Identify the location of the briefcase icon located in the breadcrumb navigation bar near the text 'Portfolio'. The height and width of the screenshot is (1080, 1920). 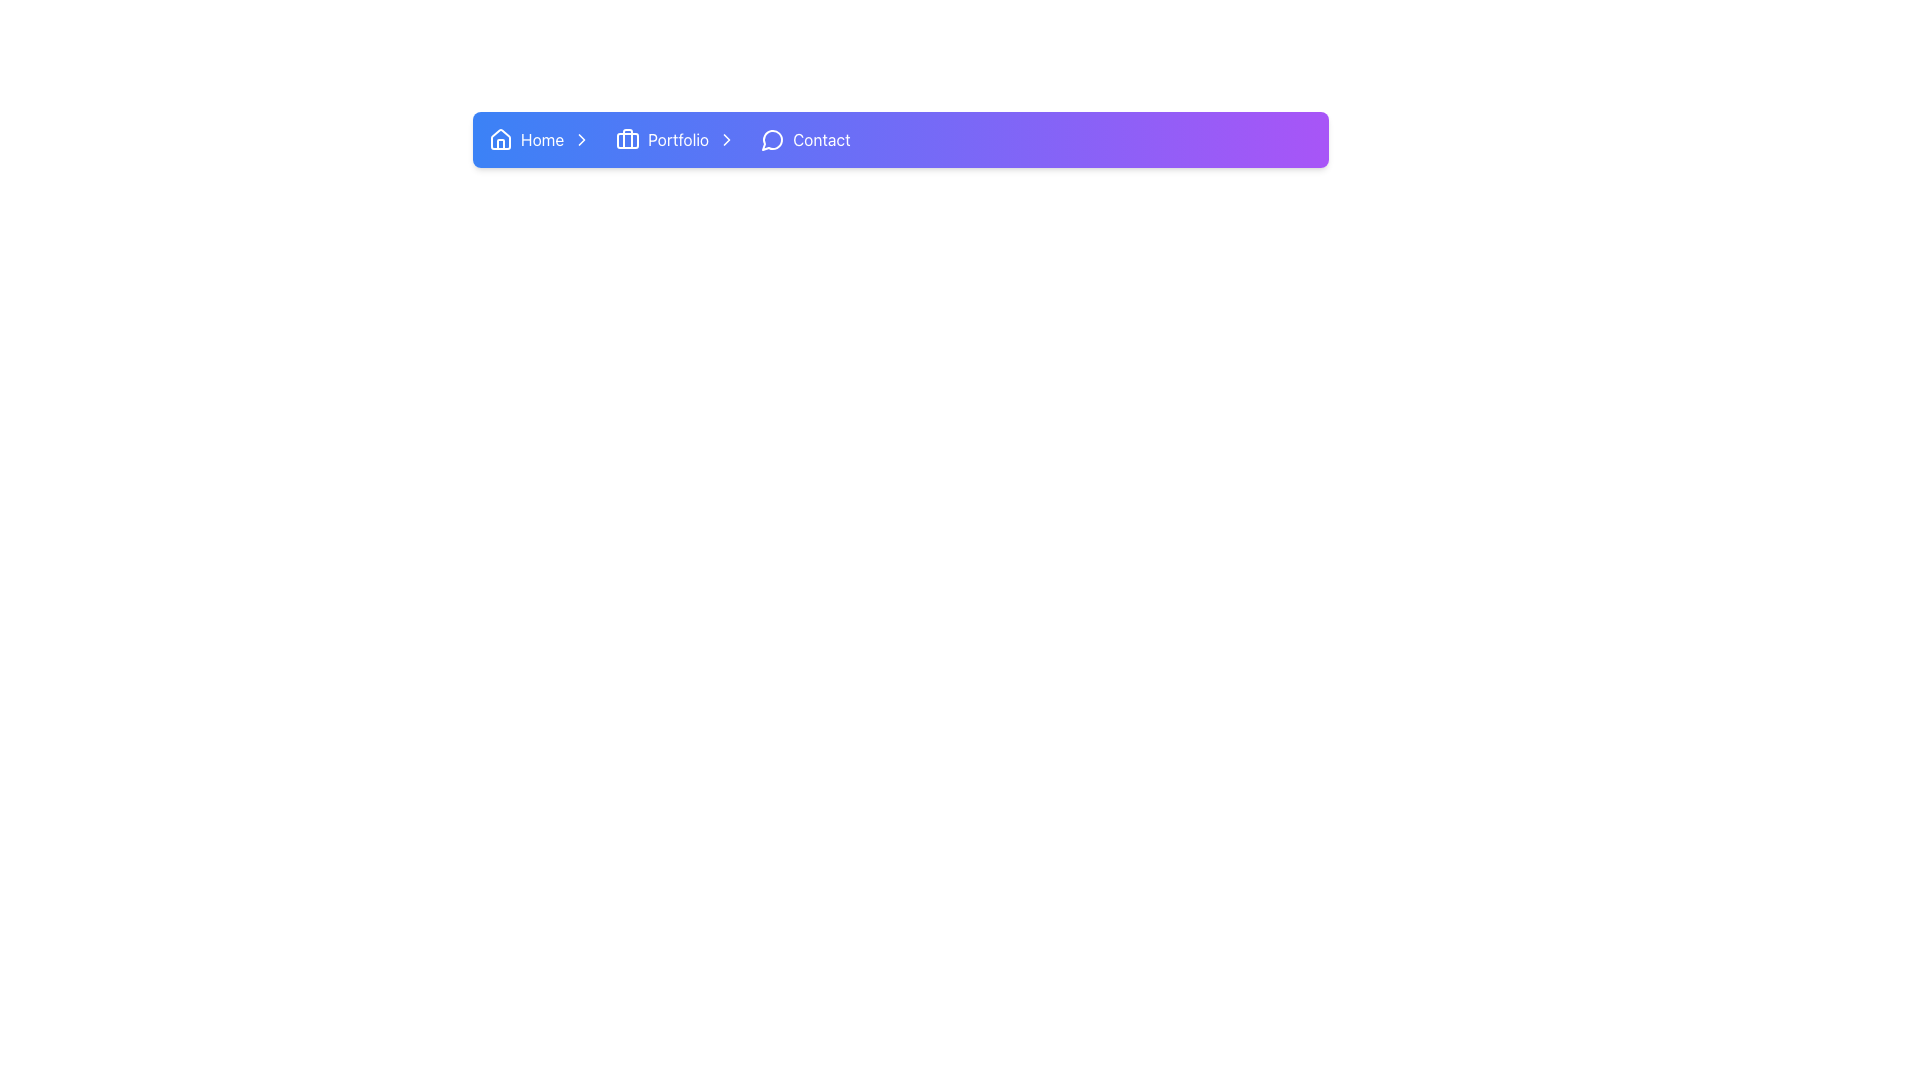
(627, 140).